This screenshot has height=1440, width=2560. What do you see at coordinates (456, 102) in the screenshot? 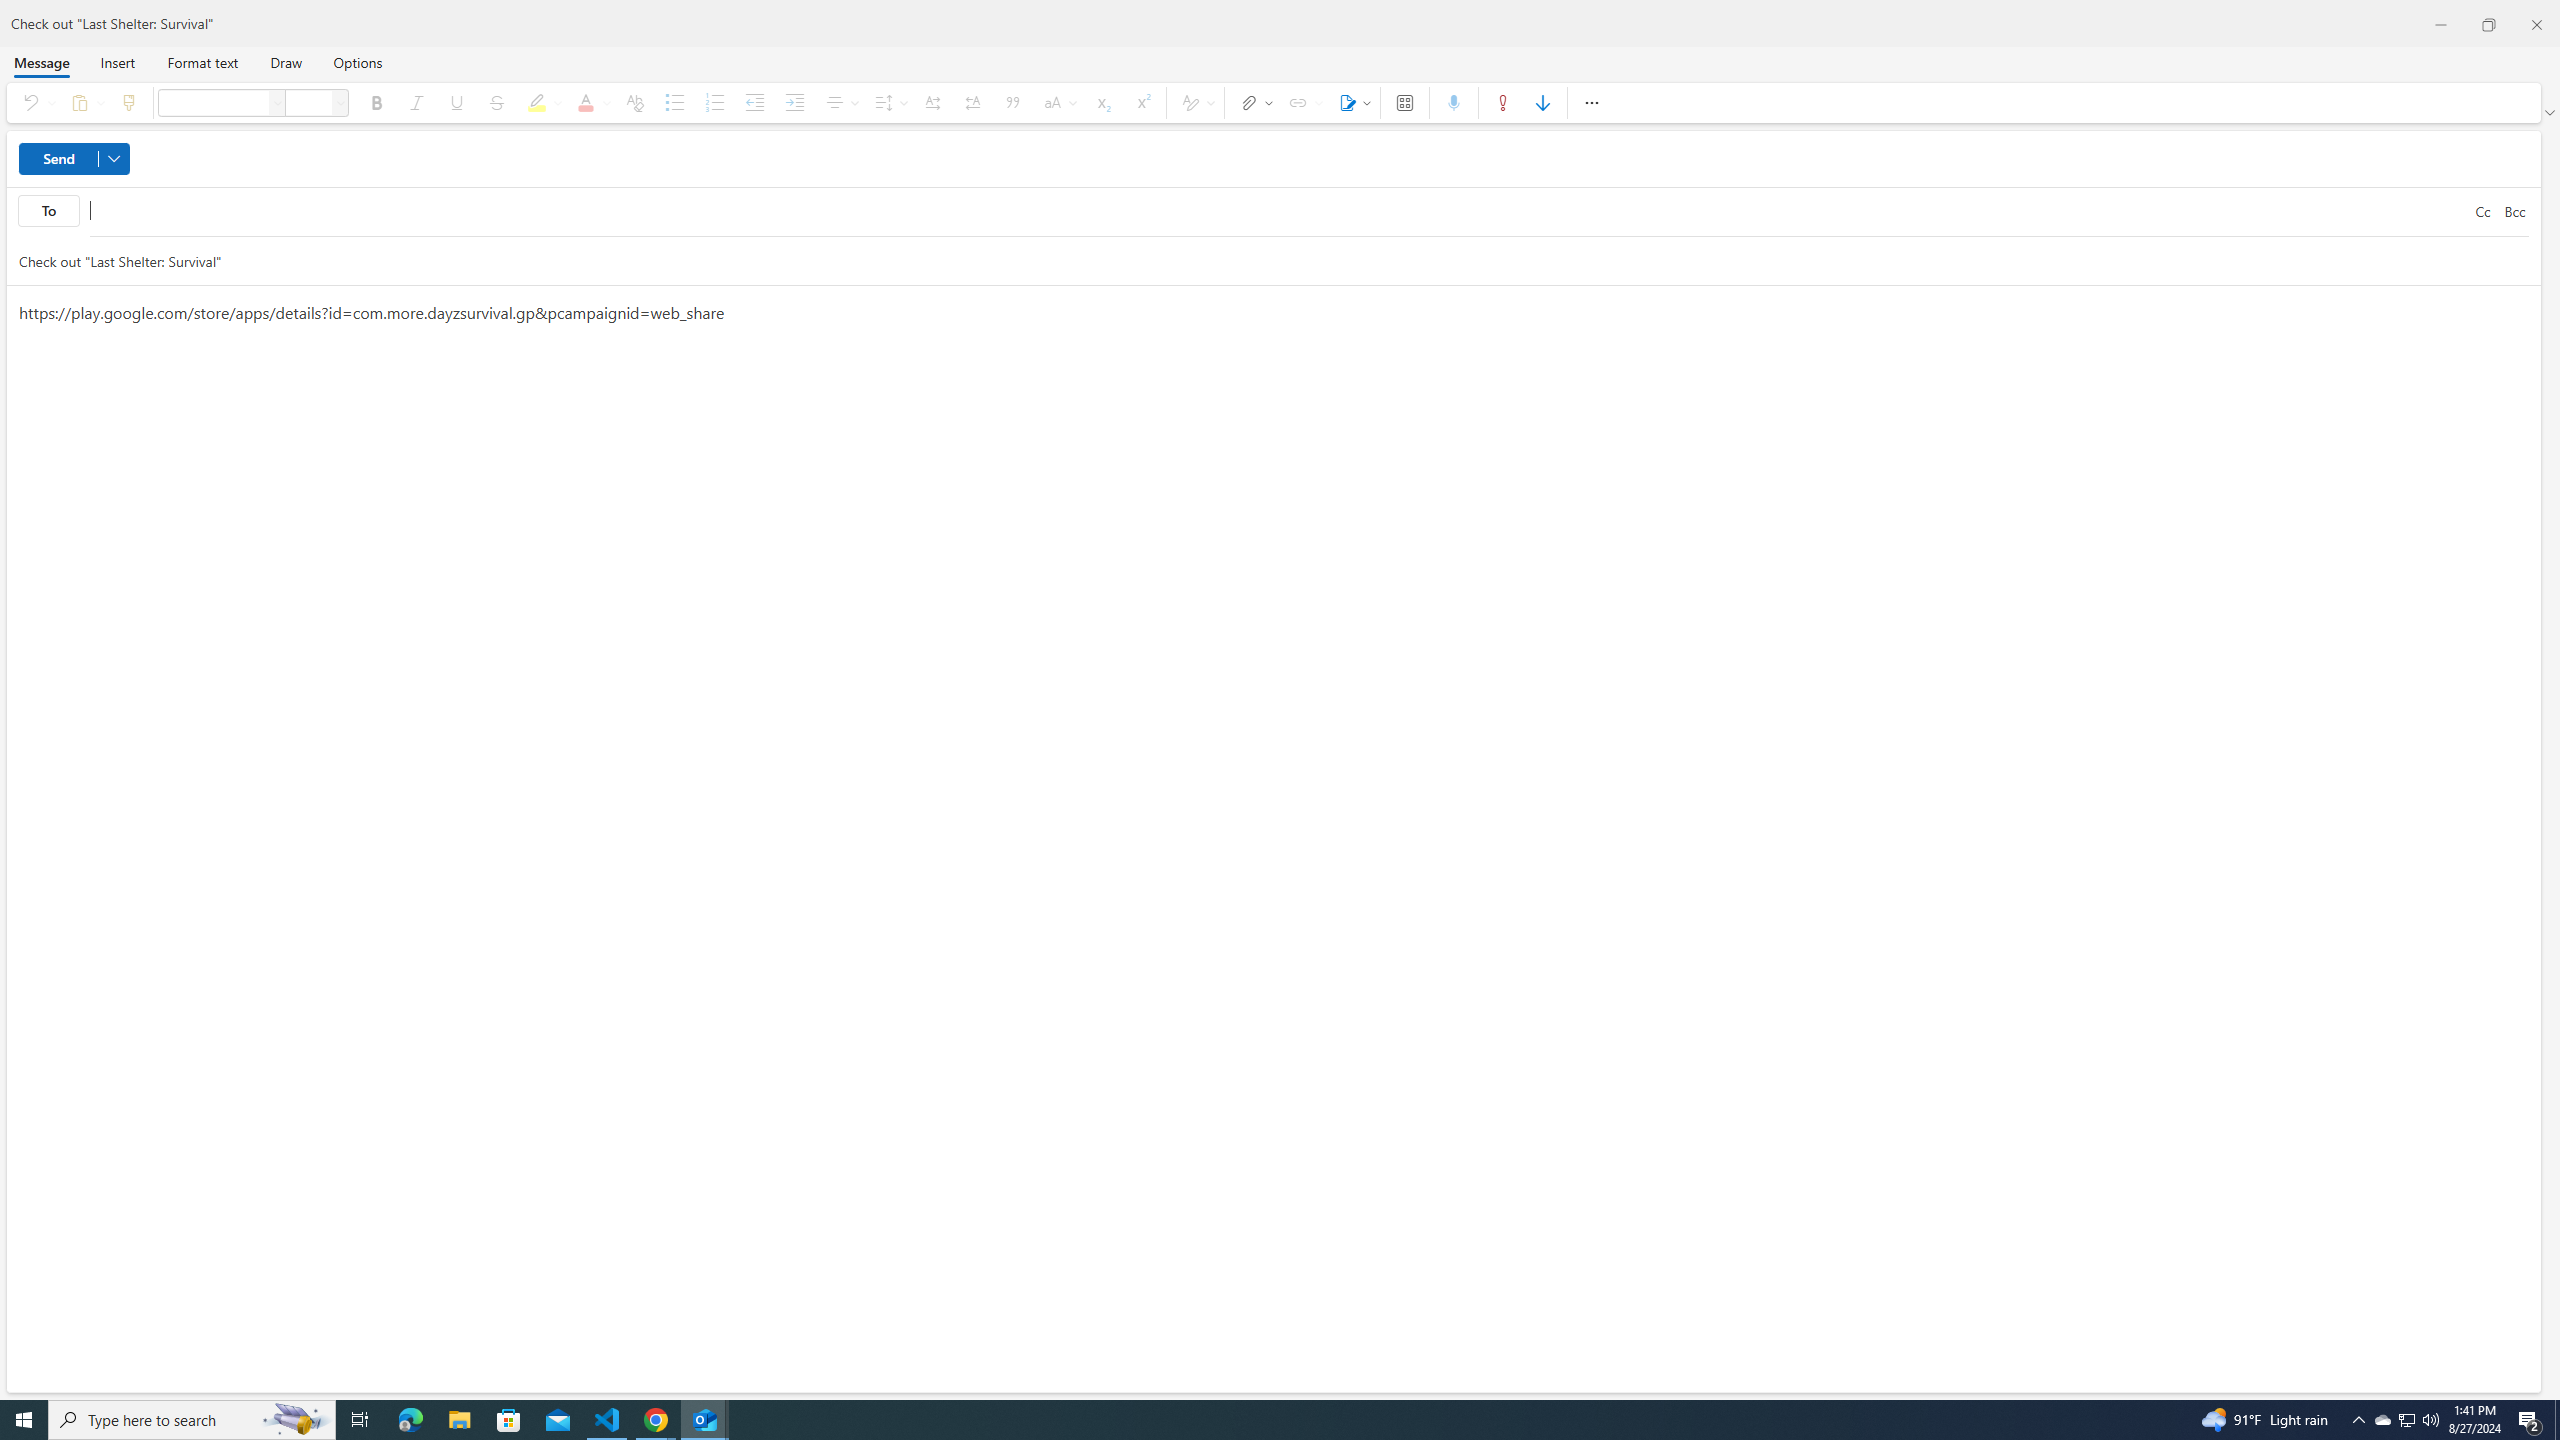
I see `'Underline'` at bounding box center [456, 102].